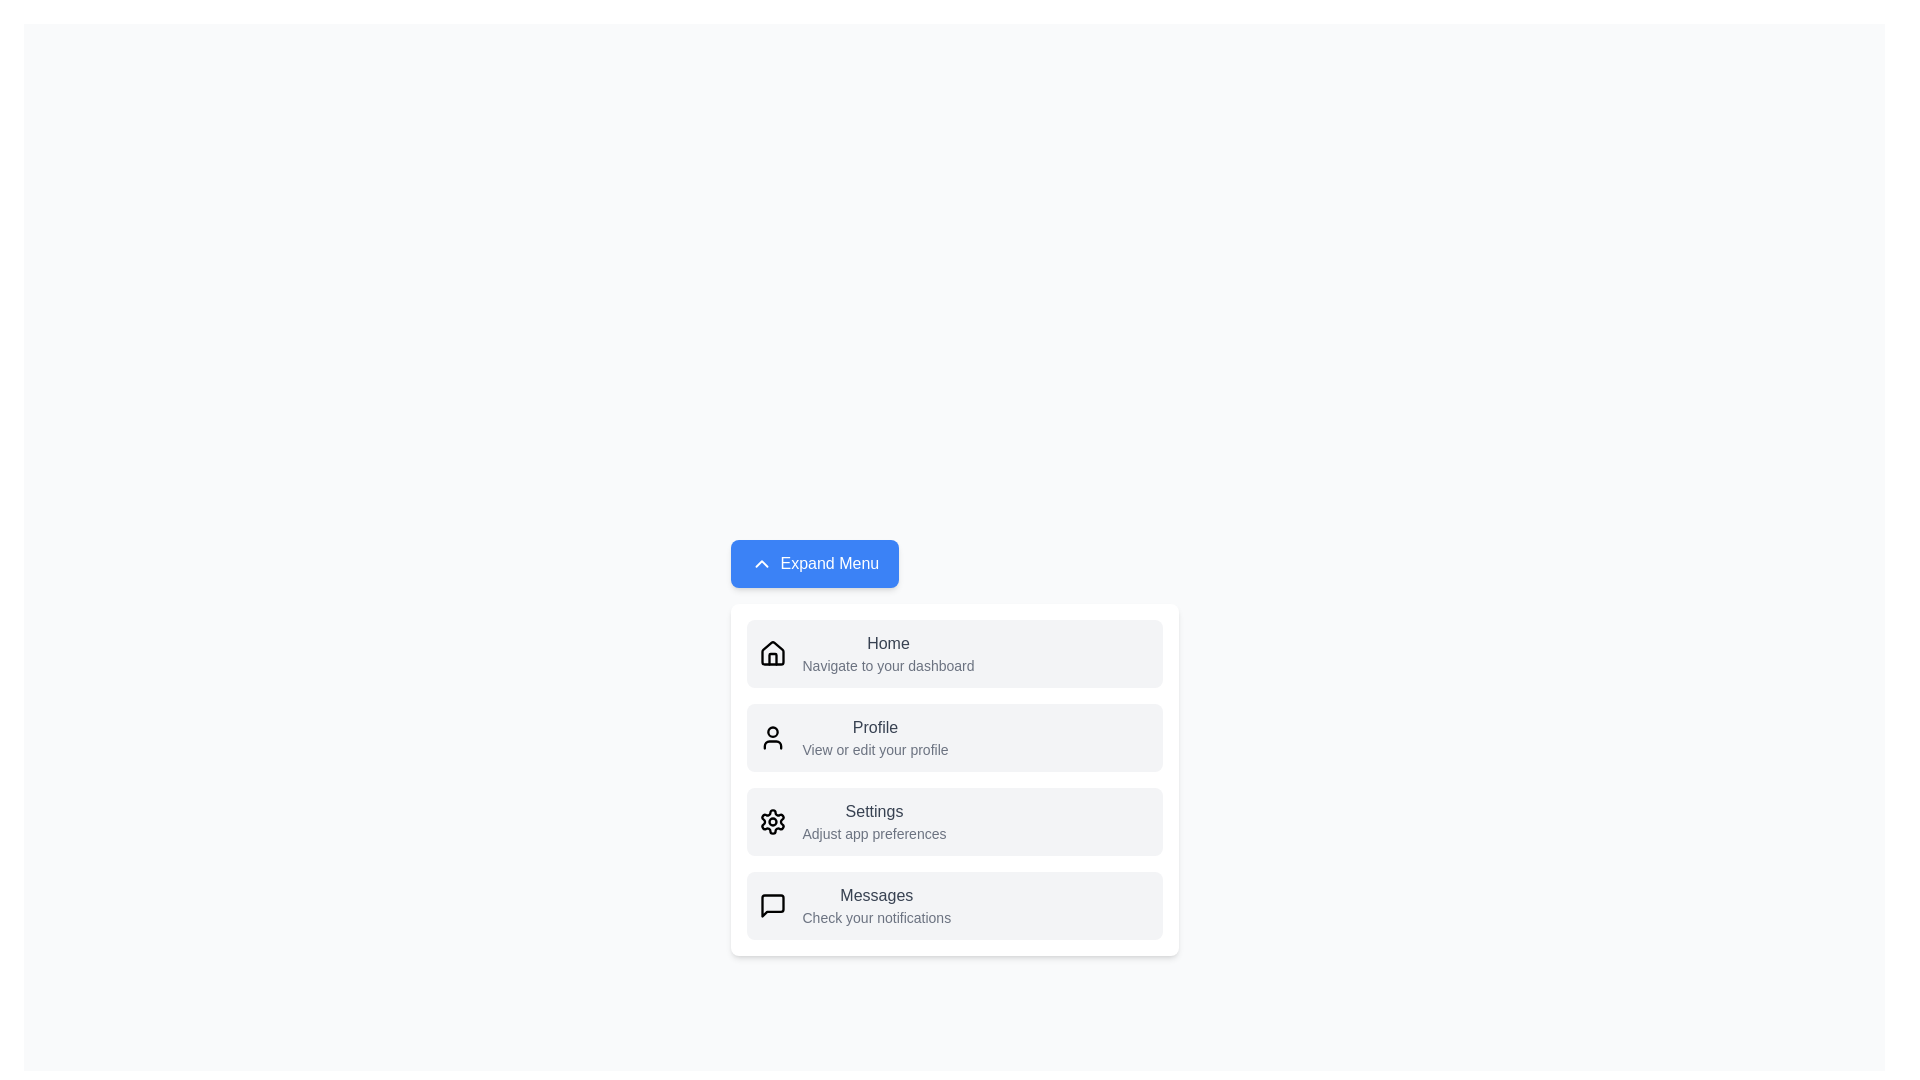  What do you see at coordinates (887, 654) in the screenshot?
I see `the 'Home' action in the menu` at bounding box center [887, 654].